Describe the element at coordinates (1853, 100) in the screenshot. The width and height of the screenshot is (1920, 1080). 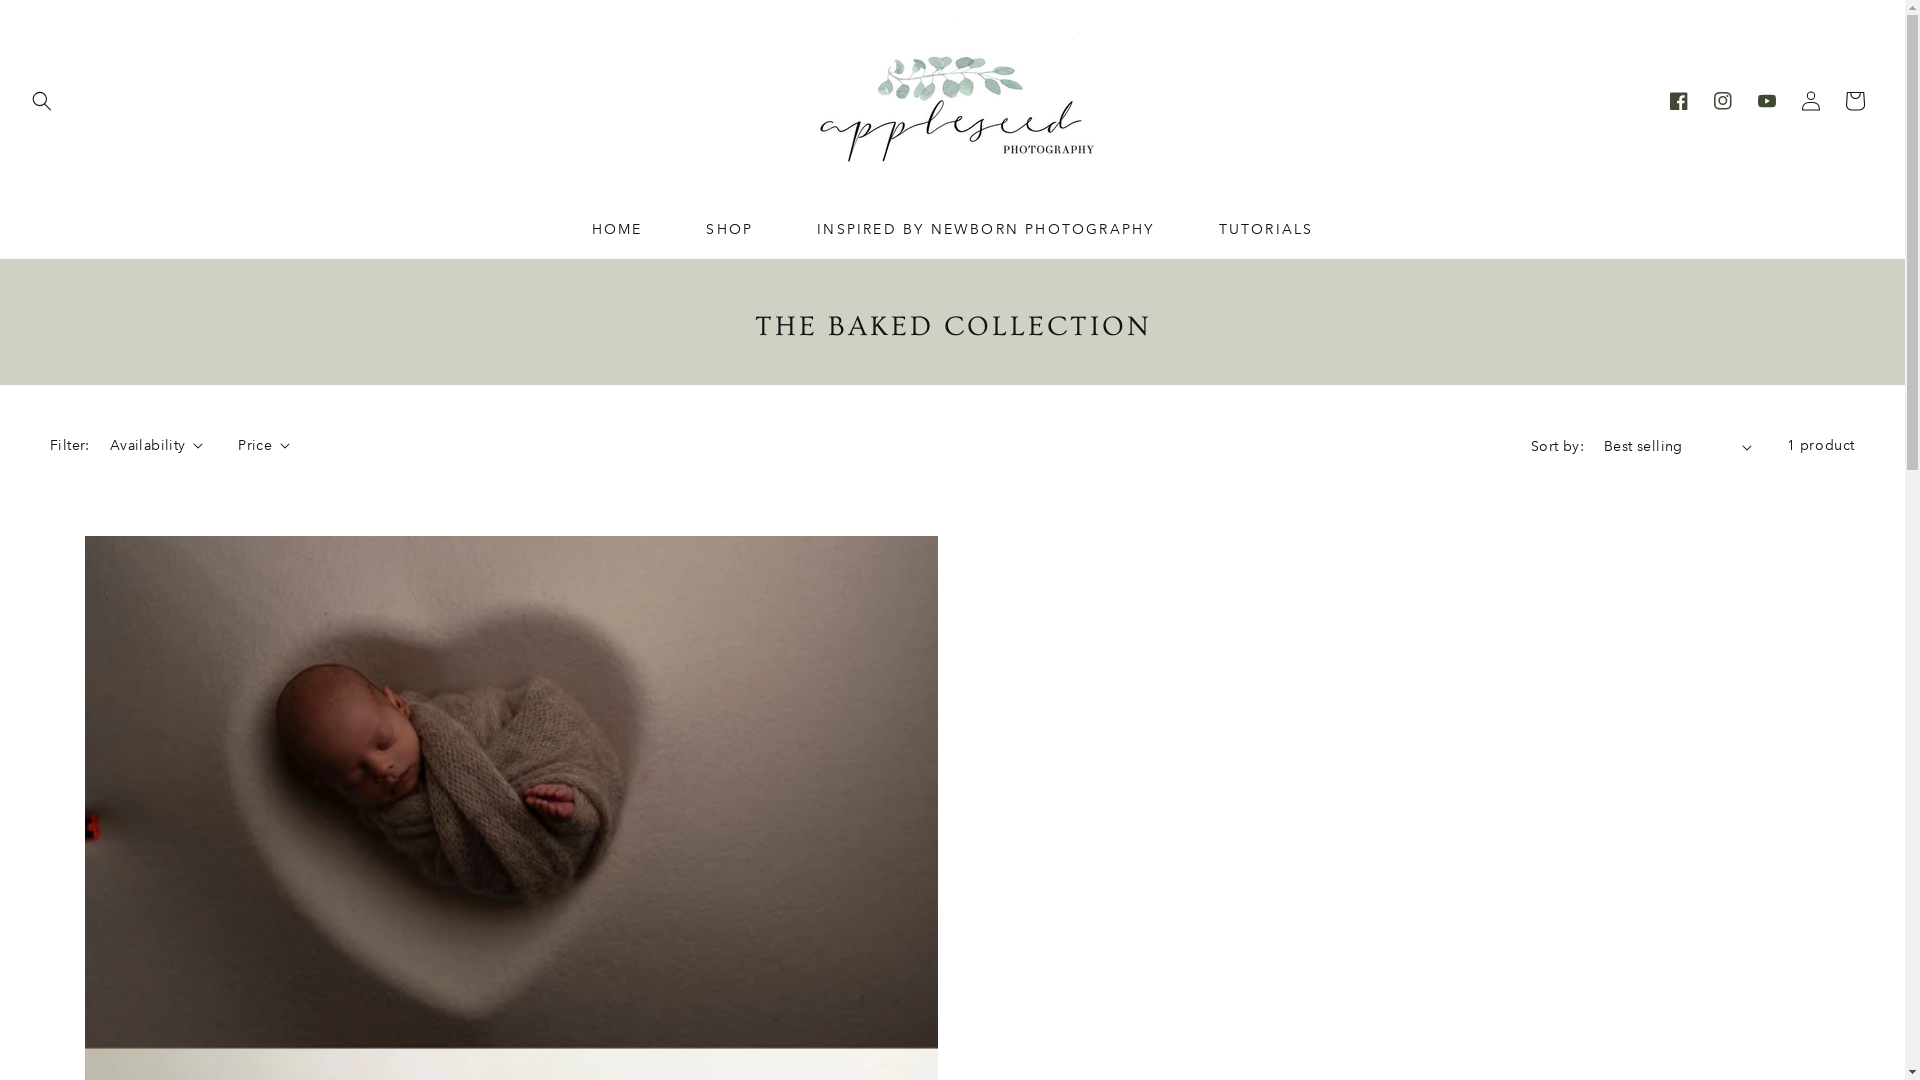
I see `'Cart'` at that location.